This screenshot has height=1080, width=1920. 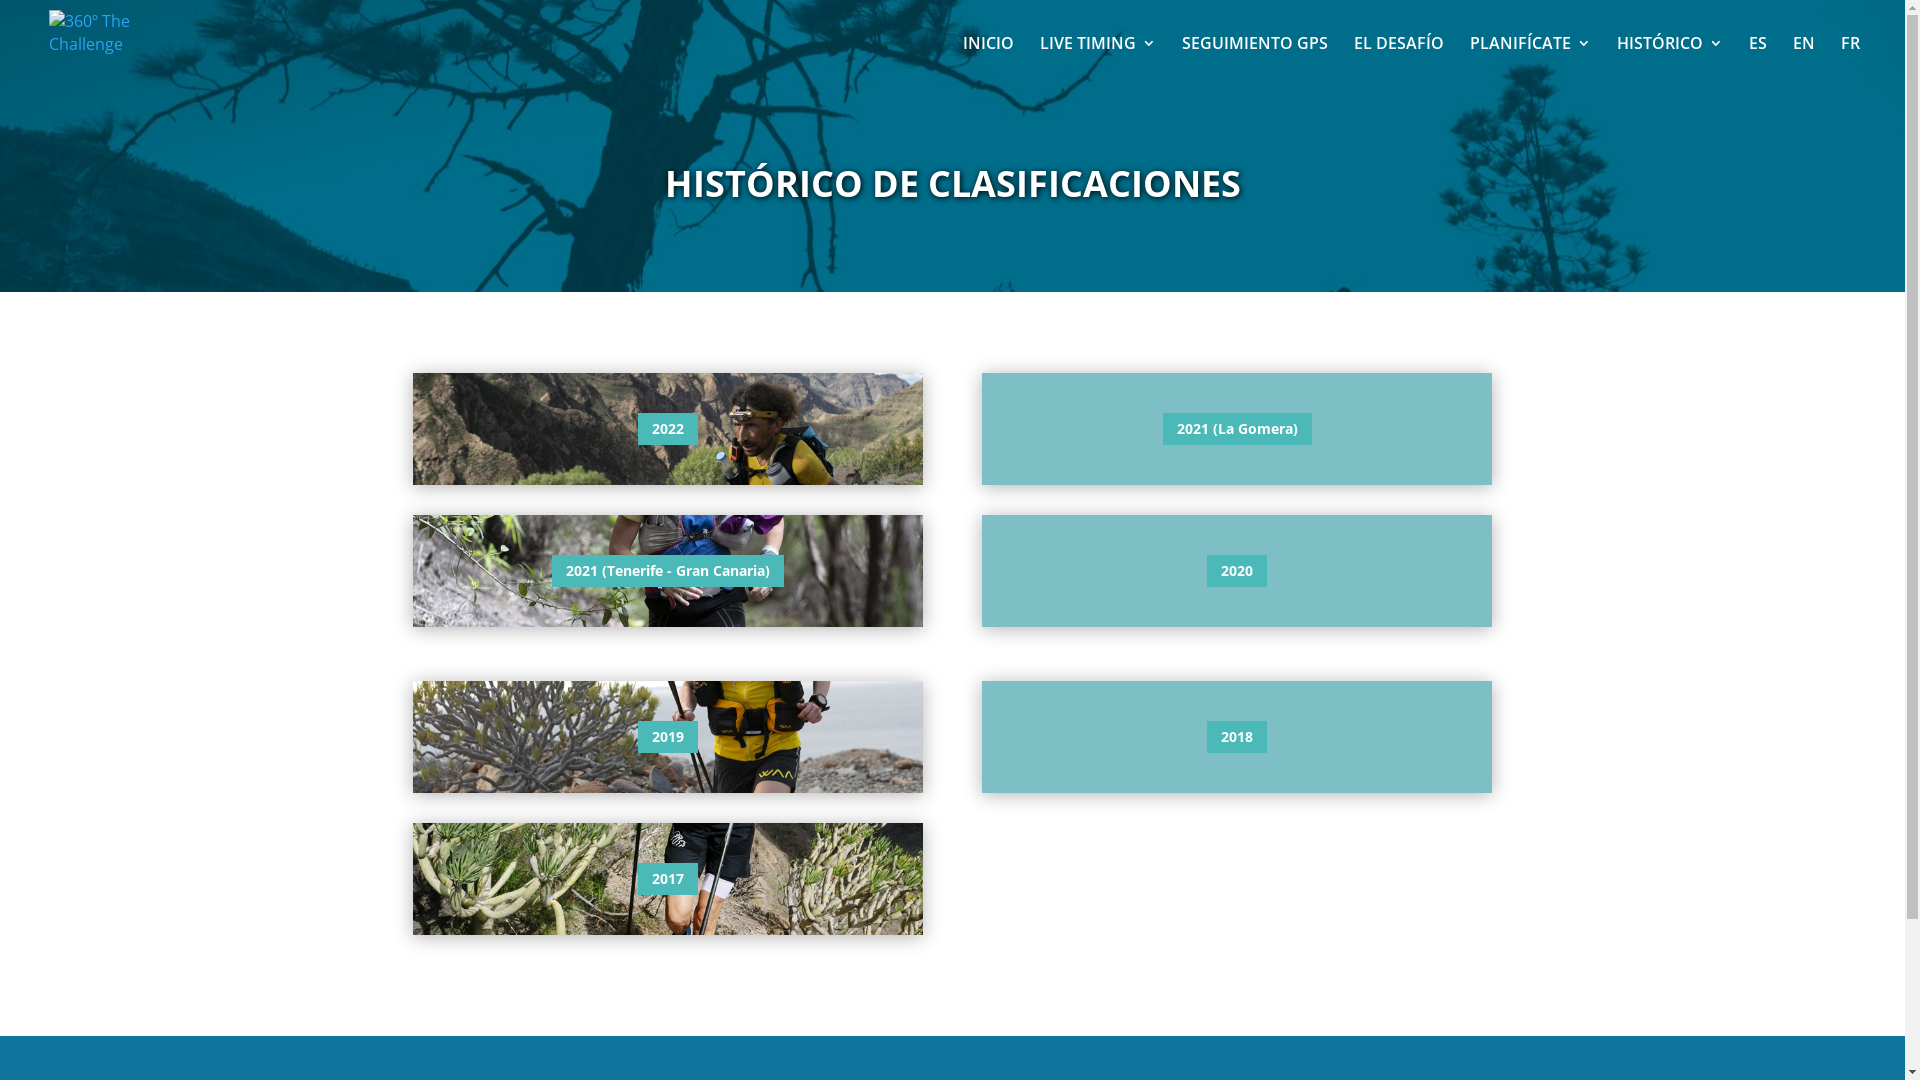 What do you see at coordinates (1756, 60) in the screenshot?
I see `'ES'` at bounding box center [1756, 60].